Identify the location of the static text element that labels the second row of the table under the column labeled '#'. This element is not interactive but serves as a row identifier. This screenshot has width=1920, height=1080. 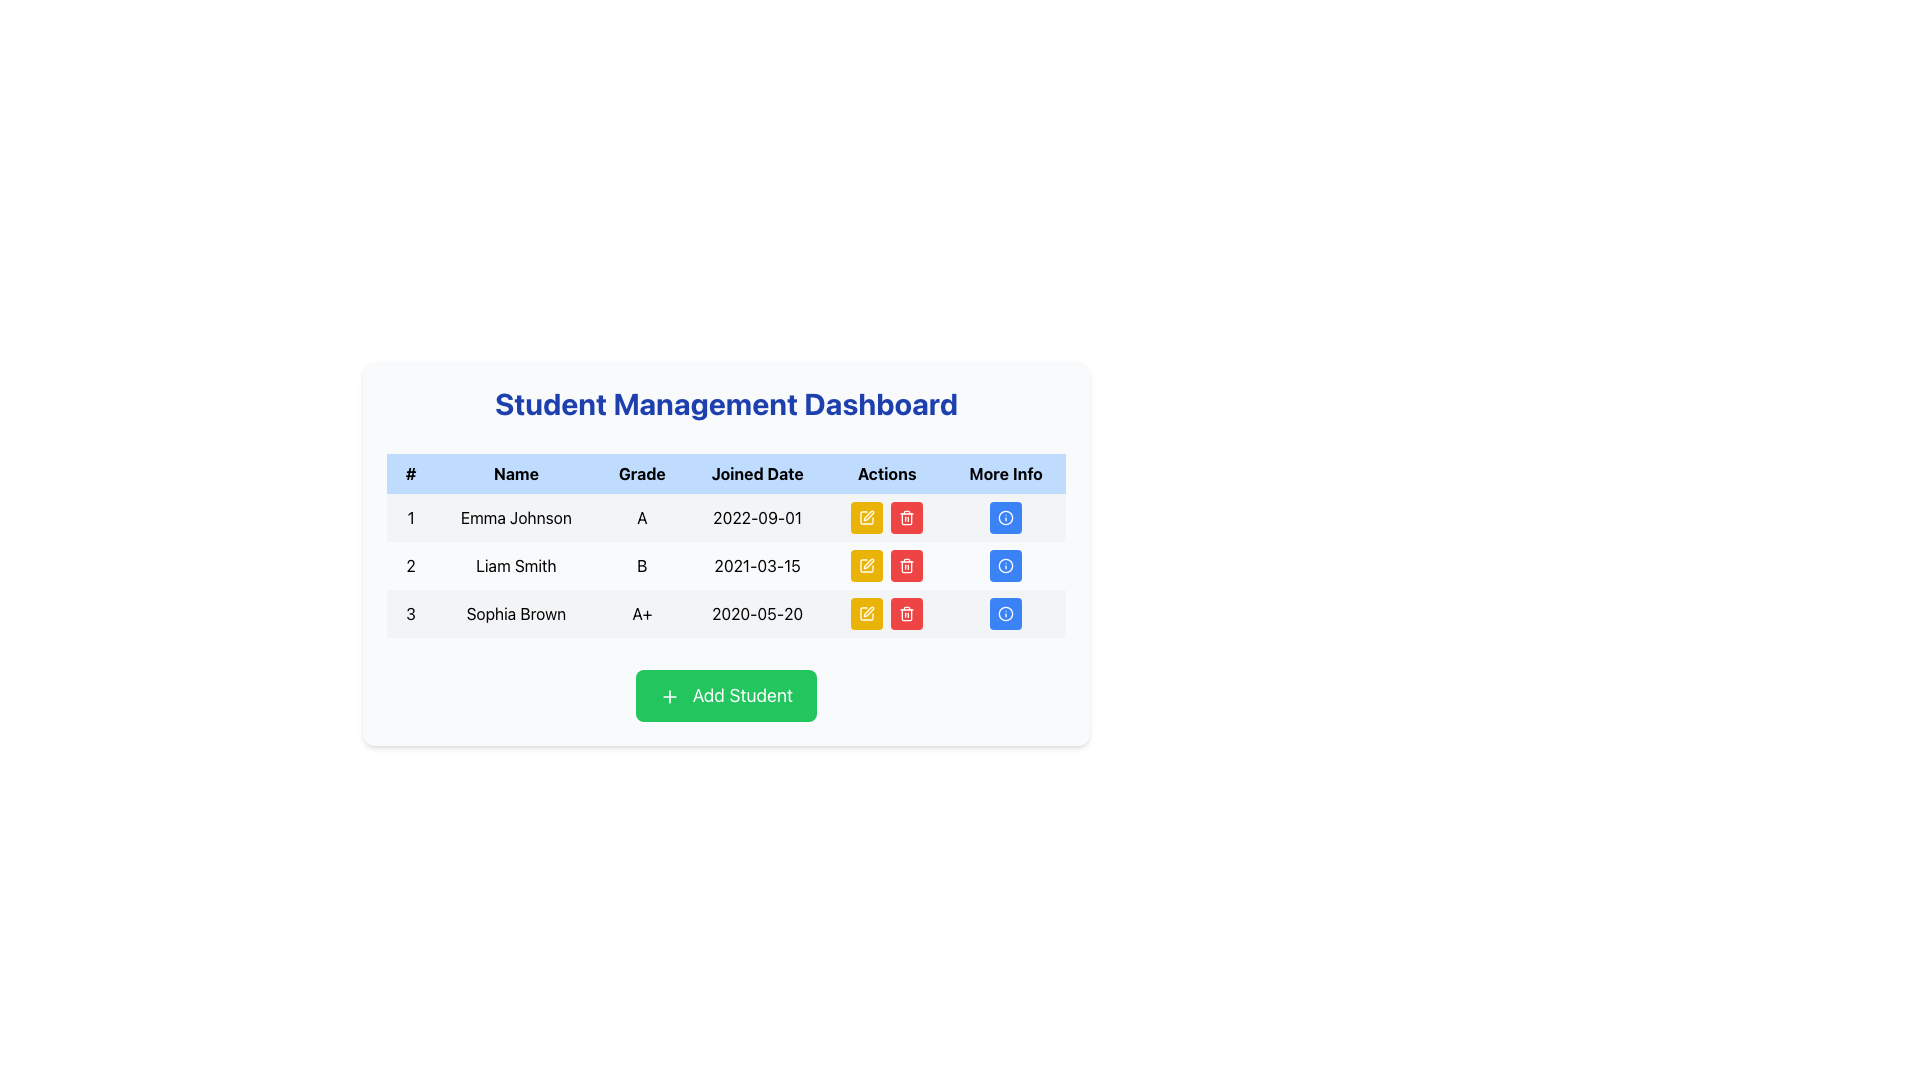
(410, 566).